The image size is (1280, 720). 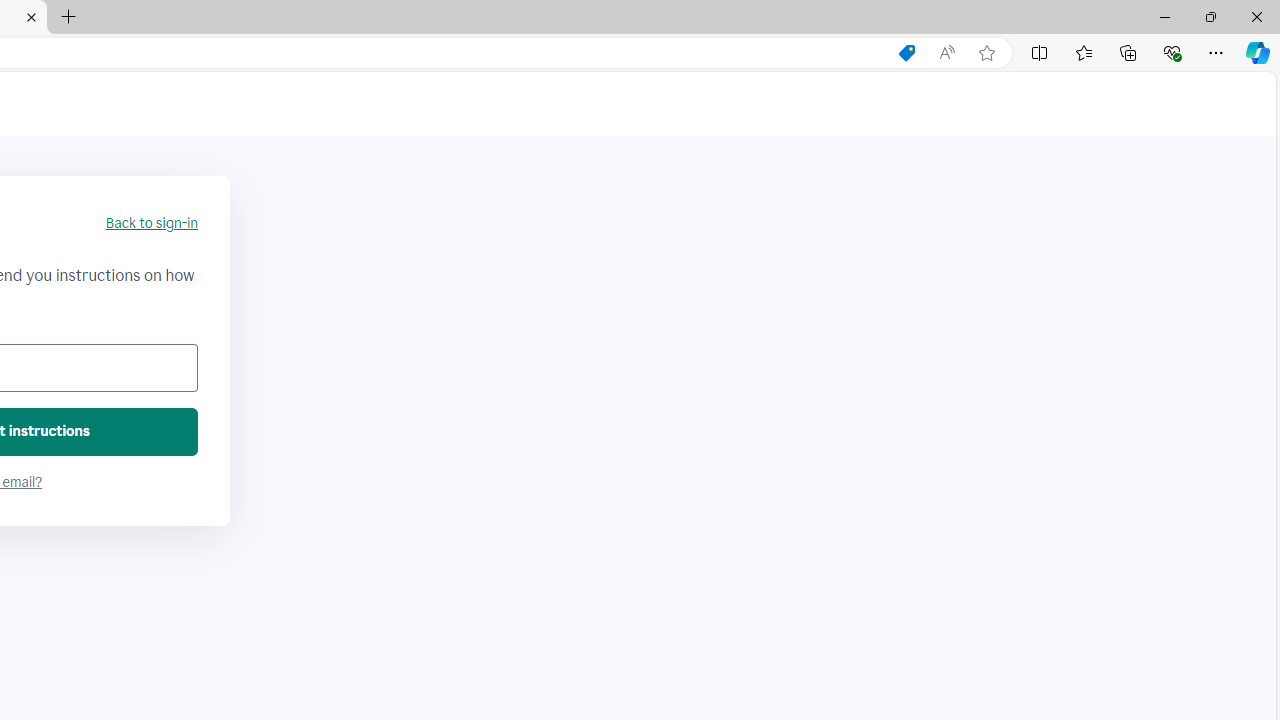 What do you see at coordinates (150, 223) in the screenshot?
I see `'Back to sign-in'` at bounding box center [150, 223].